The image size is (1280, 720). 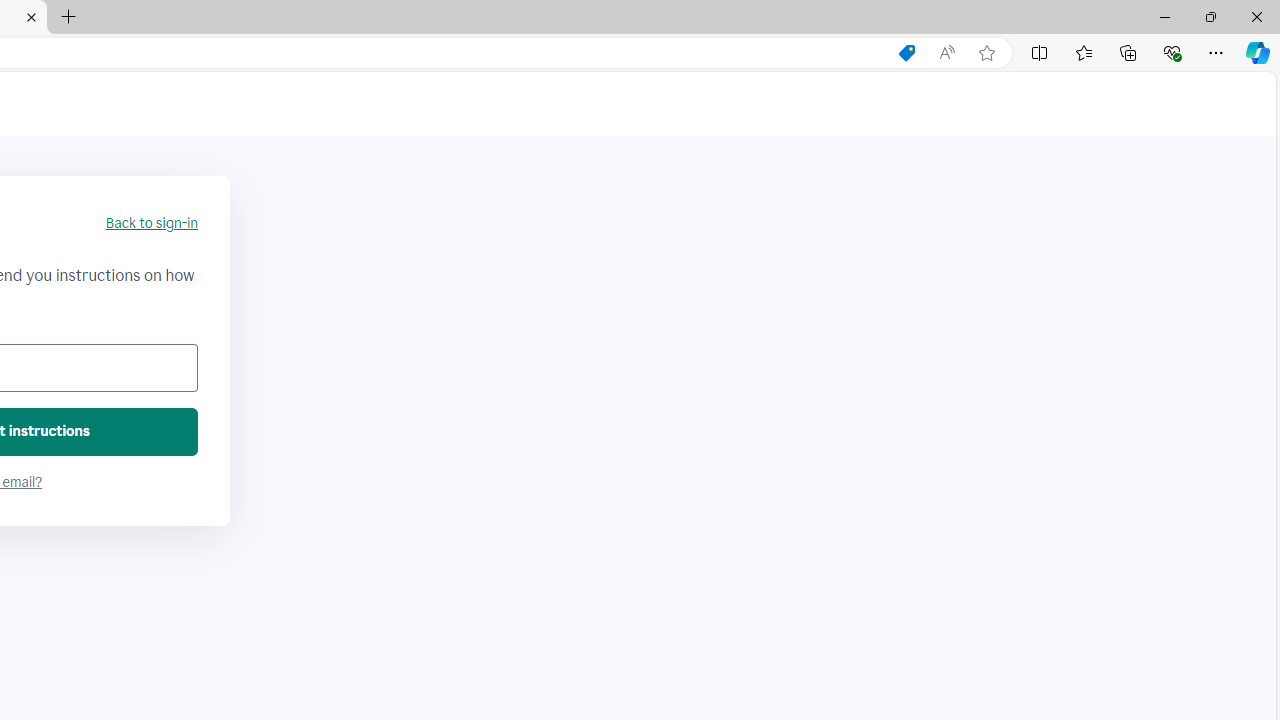 What do you see at coordinates (150, 223) in the screenshot?
I see `'Back to sign-in'` at bounding box center [150, 223].